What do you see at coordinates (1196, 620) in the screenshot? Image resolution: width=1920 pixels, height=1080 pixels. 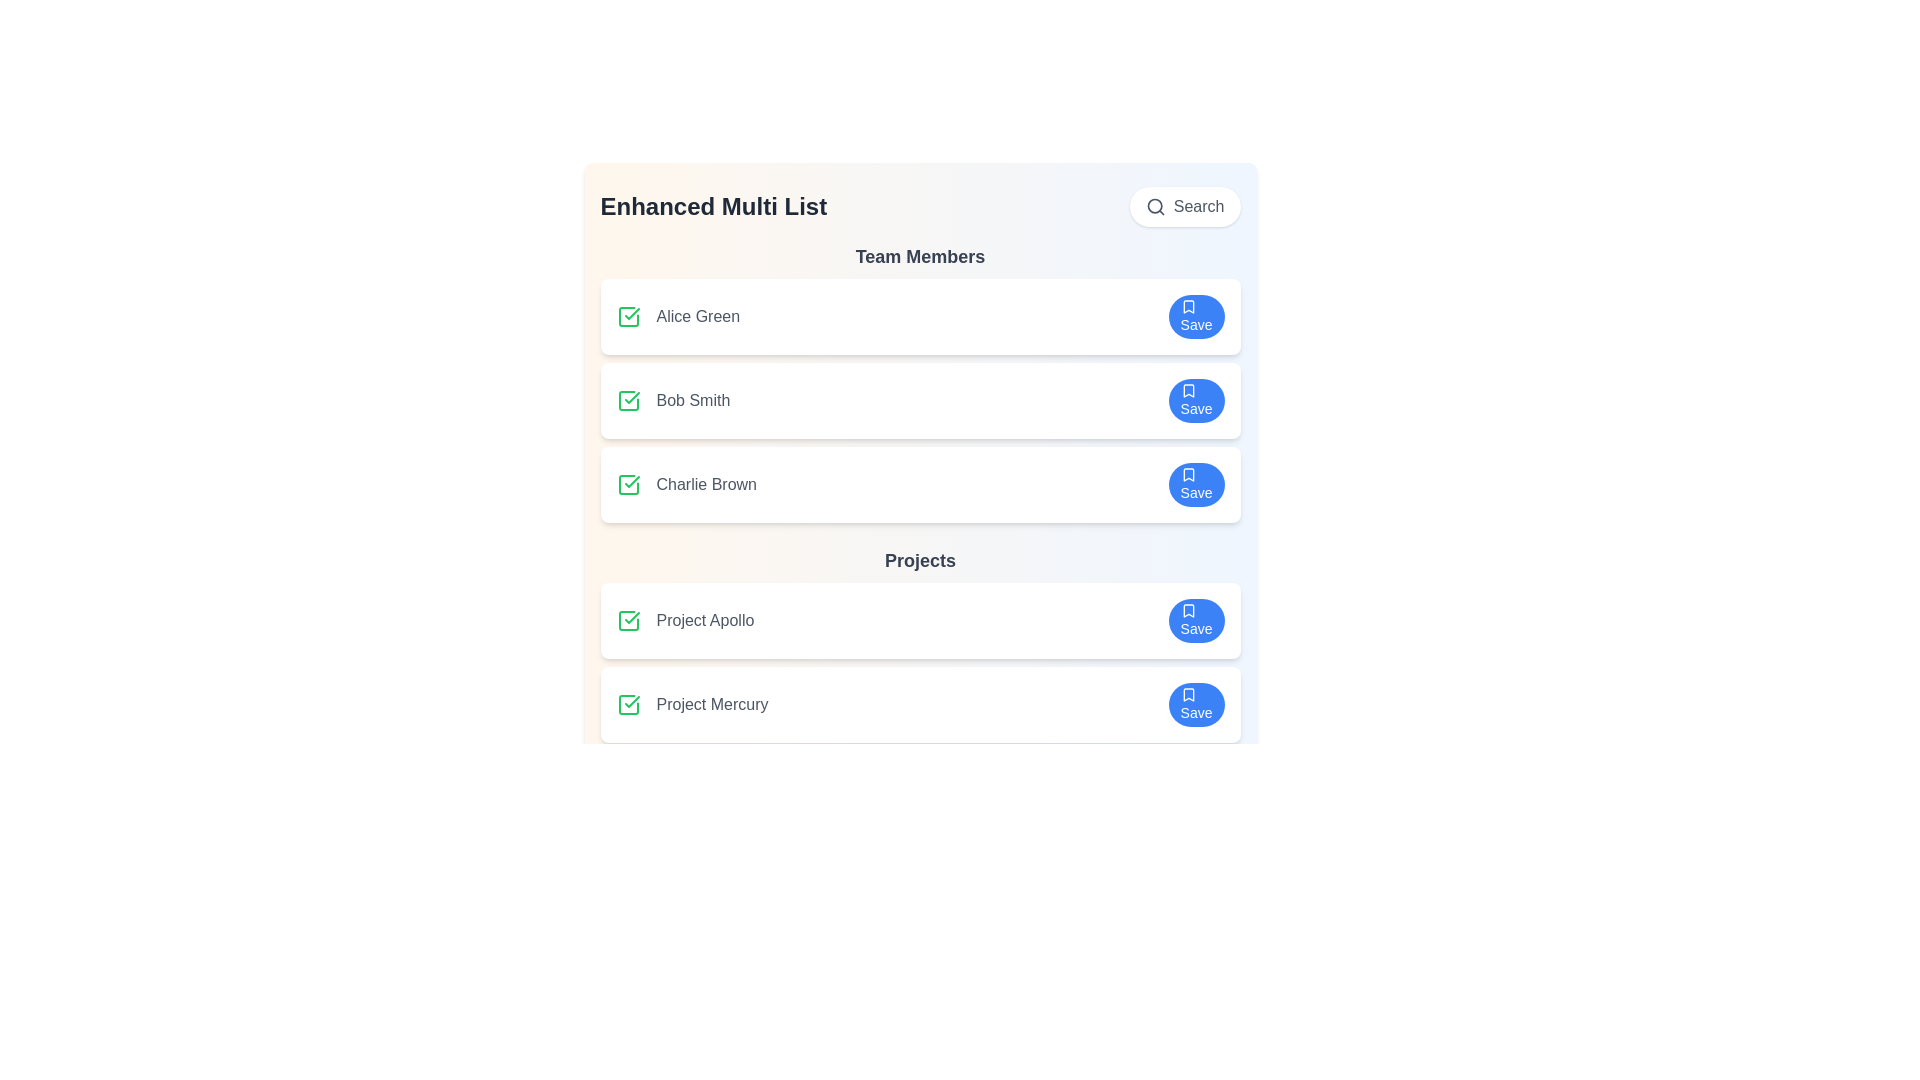 I see `the save button for Project Apollo` at bounding box center [1196, 620].